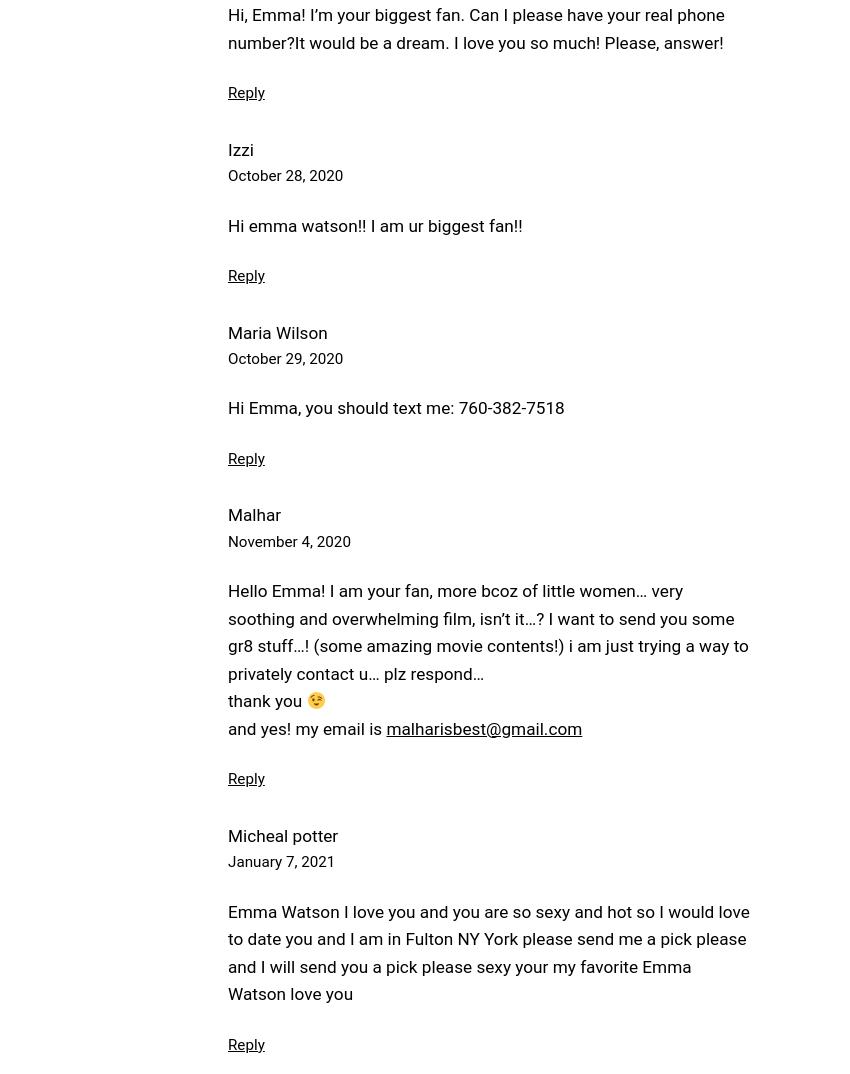 The height and width of the screenshot is (1074, 850). Describe the element at coordinates (284, 358) in the screenshot. I see `'October 29, 2020'` at that location.